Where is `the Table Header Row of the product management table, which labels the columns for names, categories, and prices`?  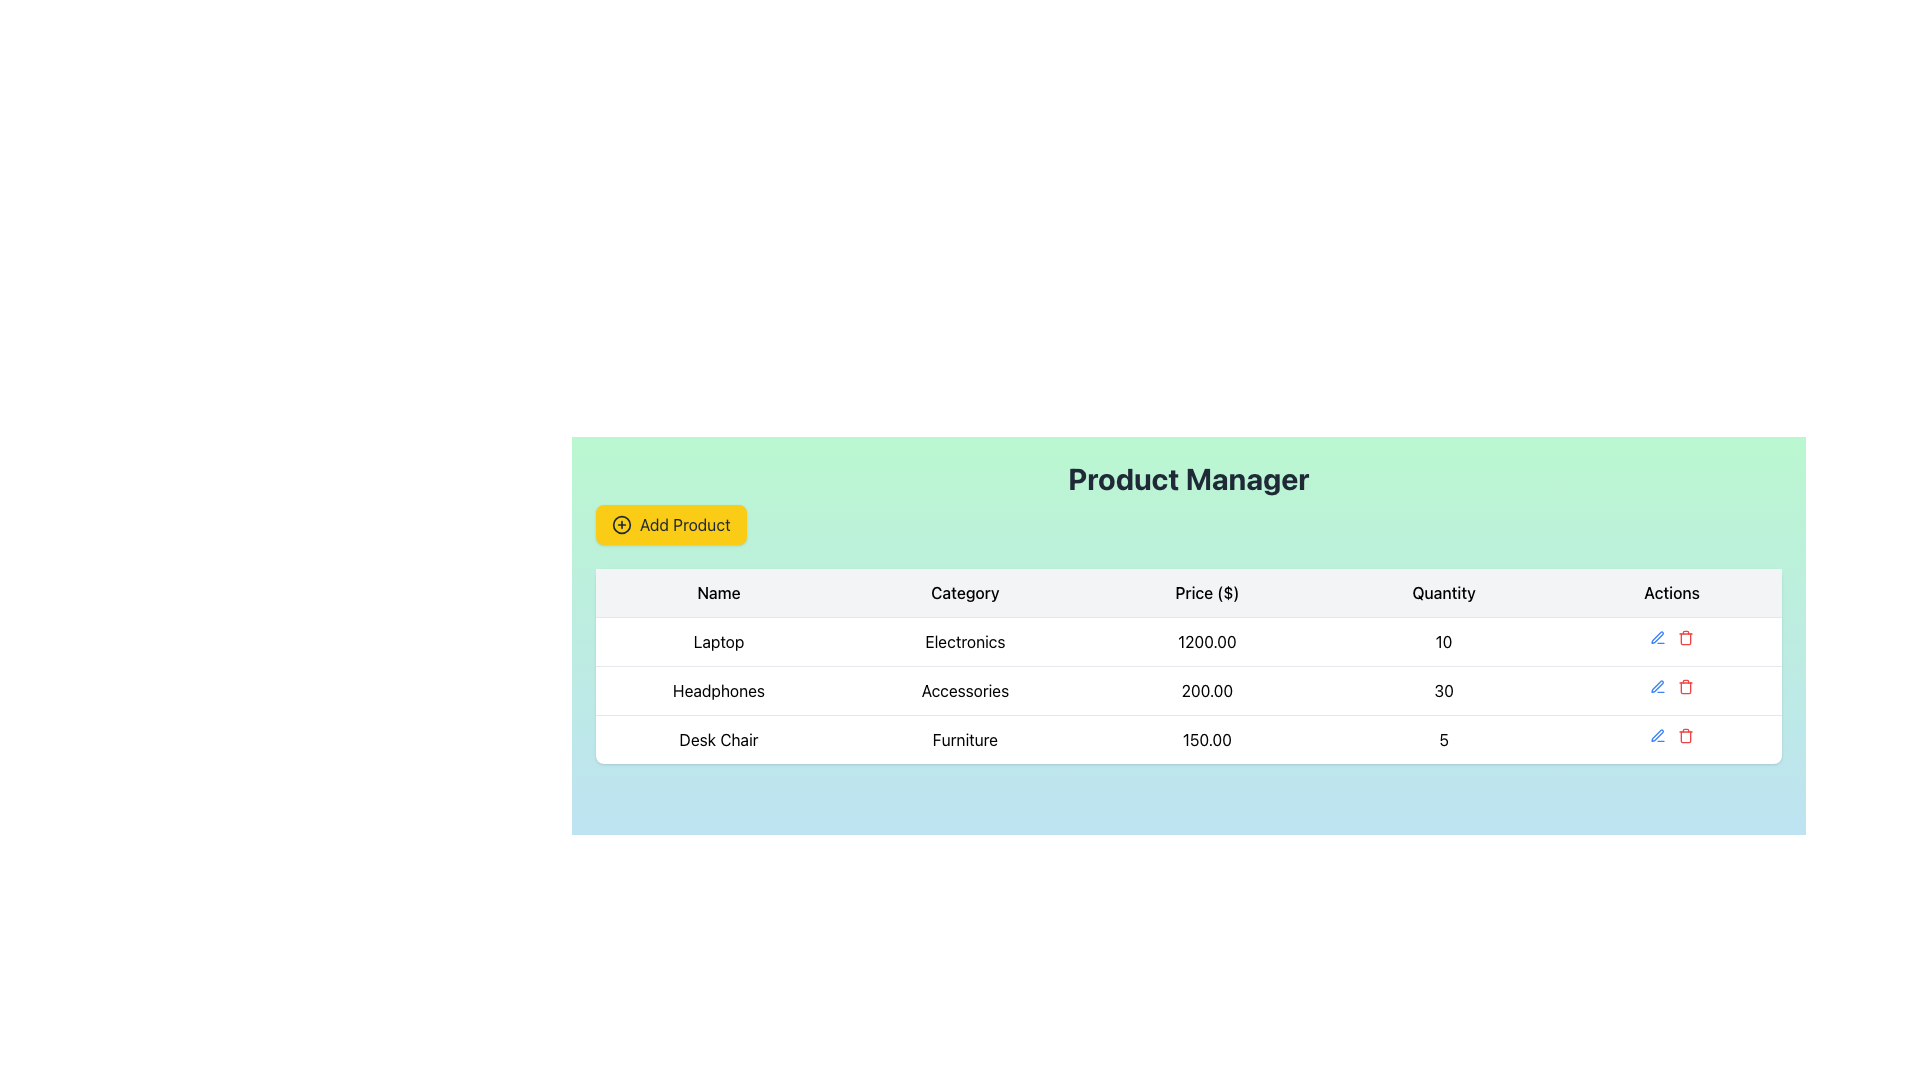
the Table Header Row of the product management table, which labels the columns for names, categories, and prices is located at coordinates (1189, 592).